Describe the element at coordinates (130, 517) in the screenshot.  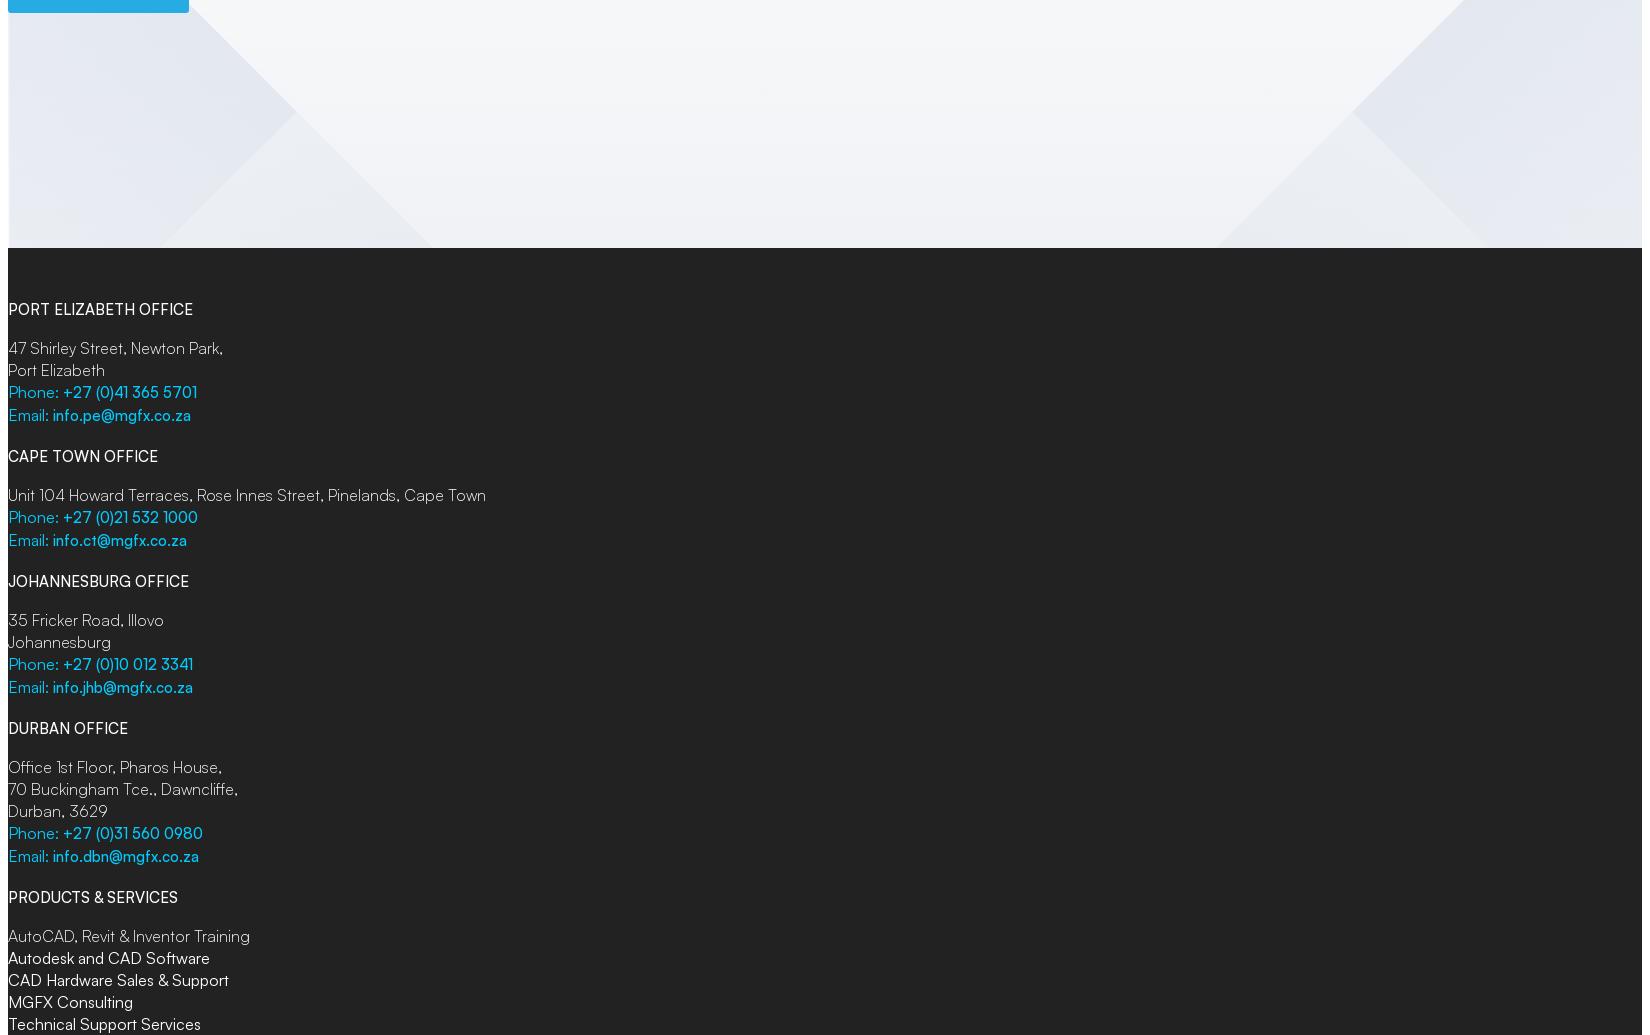
I see `'+27 (0)21 532 1000'` at that location.